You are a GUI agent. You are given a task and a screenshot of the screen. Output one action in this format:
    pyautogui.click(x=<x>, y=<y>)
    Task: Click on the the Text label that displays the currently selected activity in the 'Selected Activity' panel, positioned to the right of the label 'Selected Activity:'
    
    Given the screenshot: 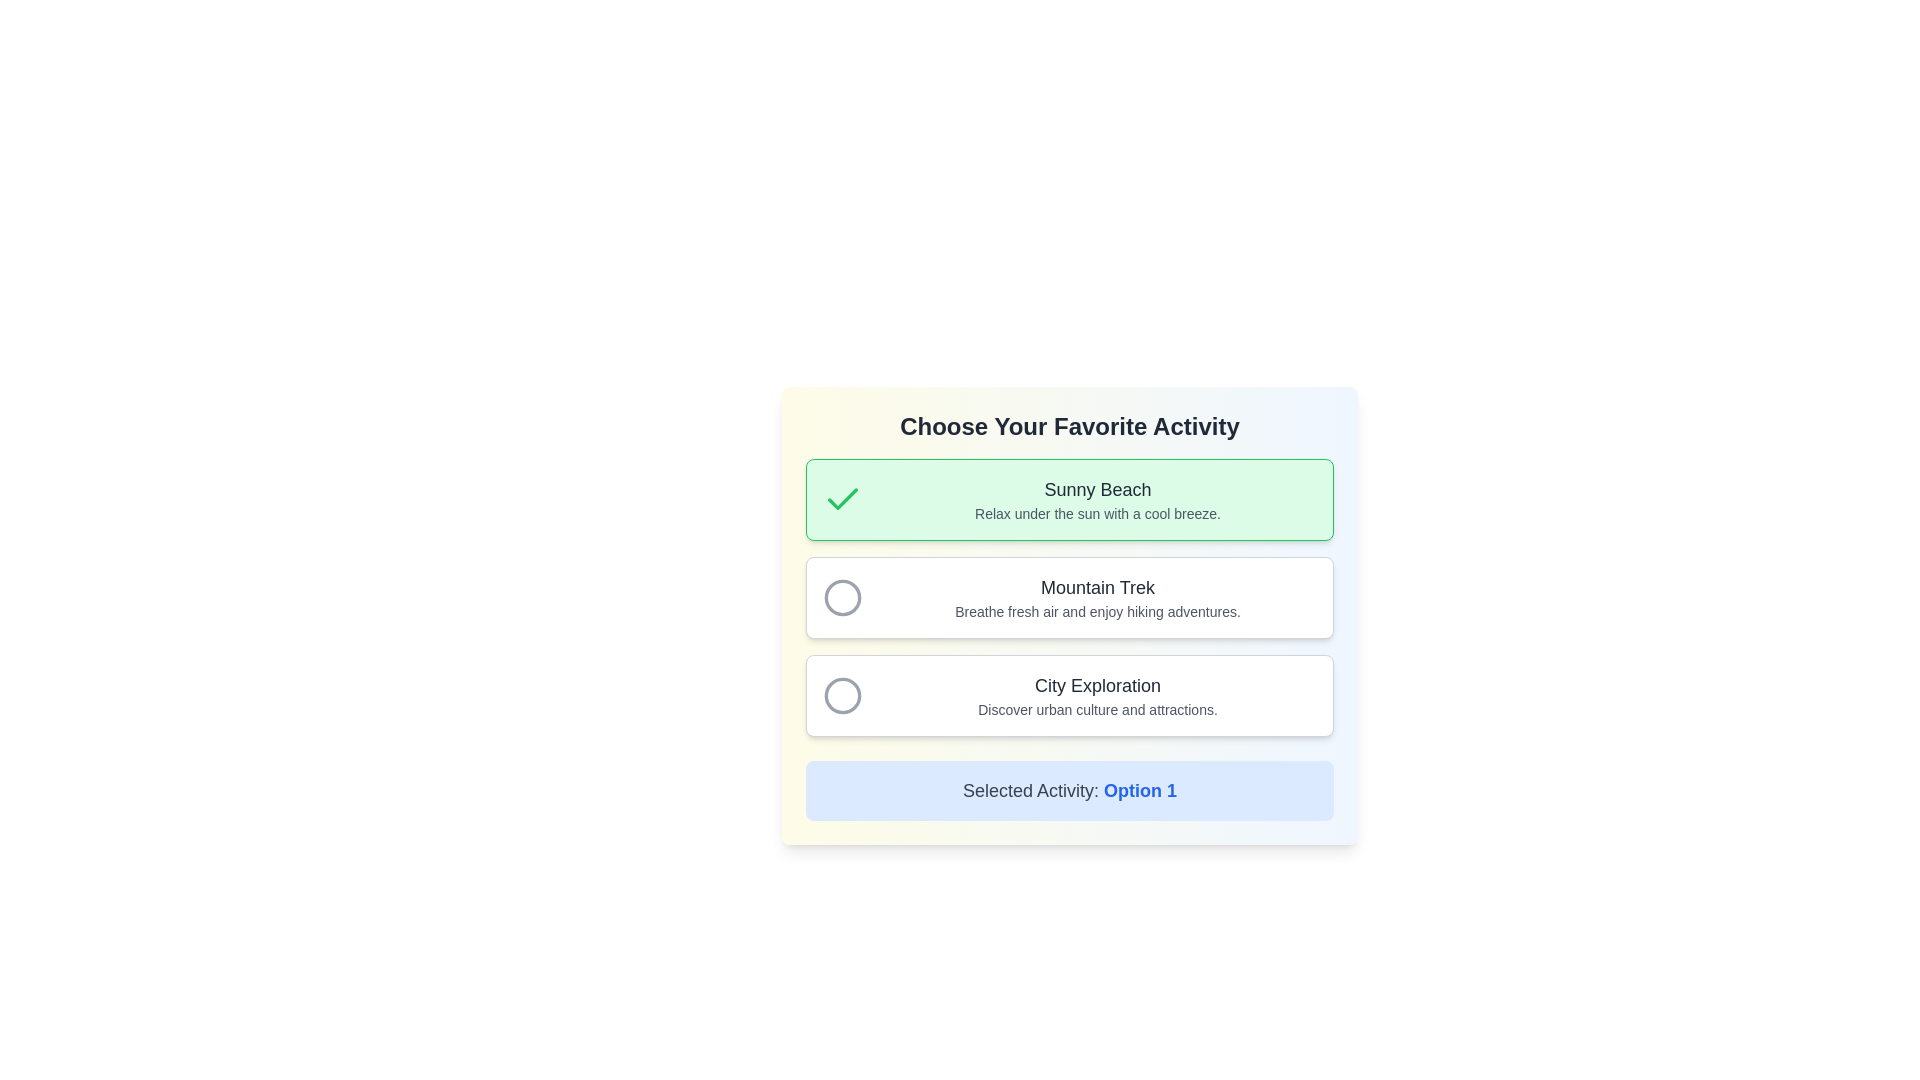 What is the action you would take?
    pyautogui.click(x=1140, y=789)
    